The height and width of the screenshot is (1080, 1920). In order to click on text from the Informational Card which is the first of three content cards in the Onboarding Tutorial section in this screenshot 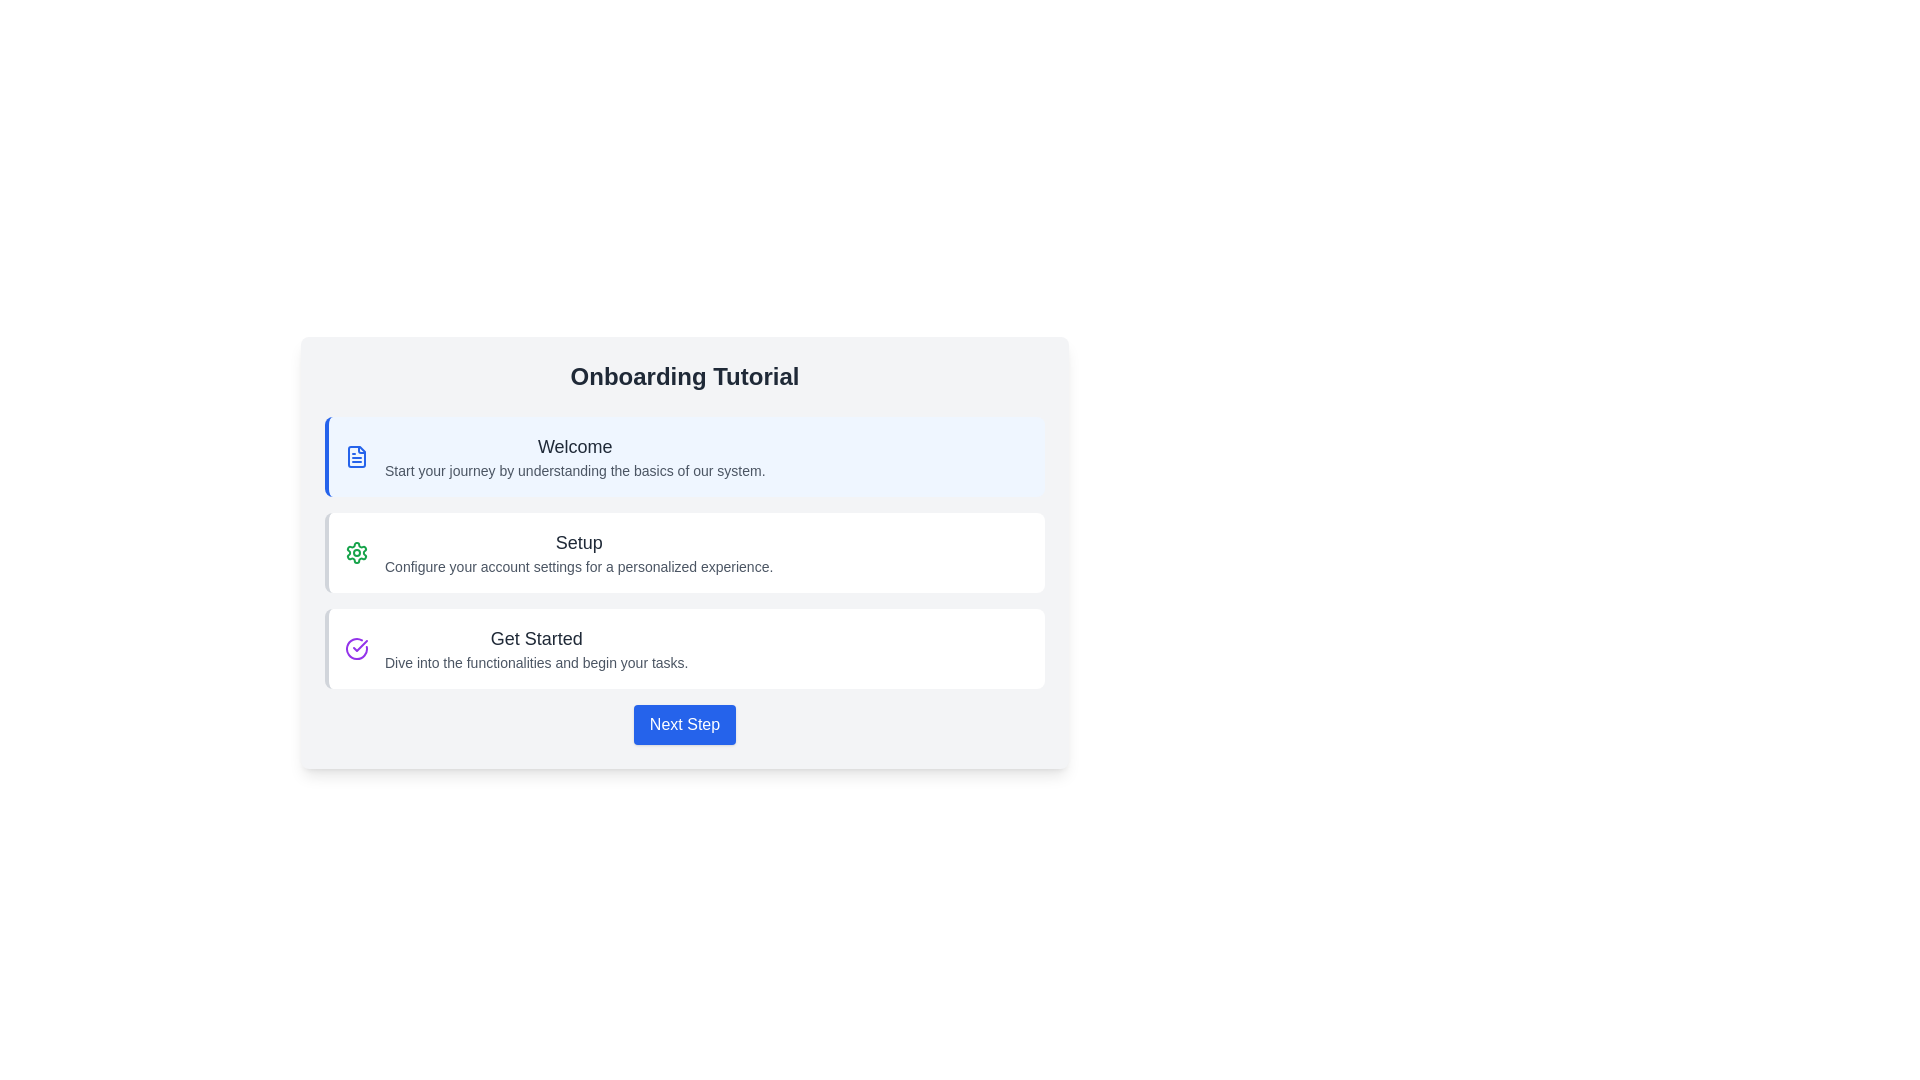, I will do `click(685, 456)`.